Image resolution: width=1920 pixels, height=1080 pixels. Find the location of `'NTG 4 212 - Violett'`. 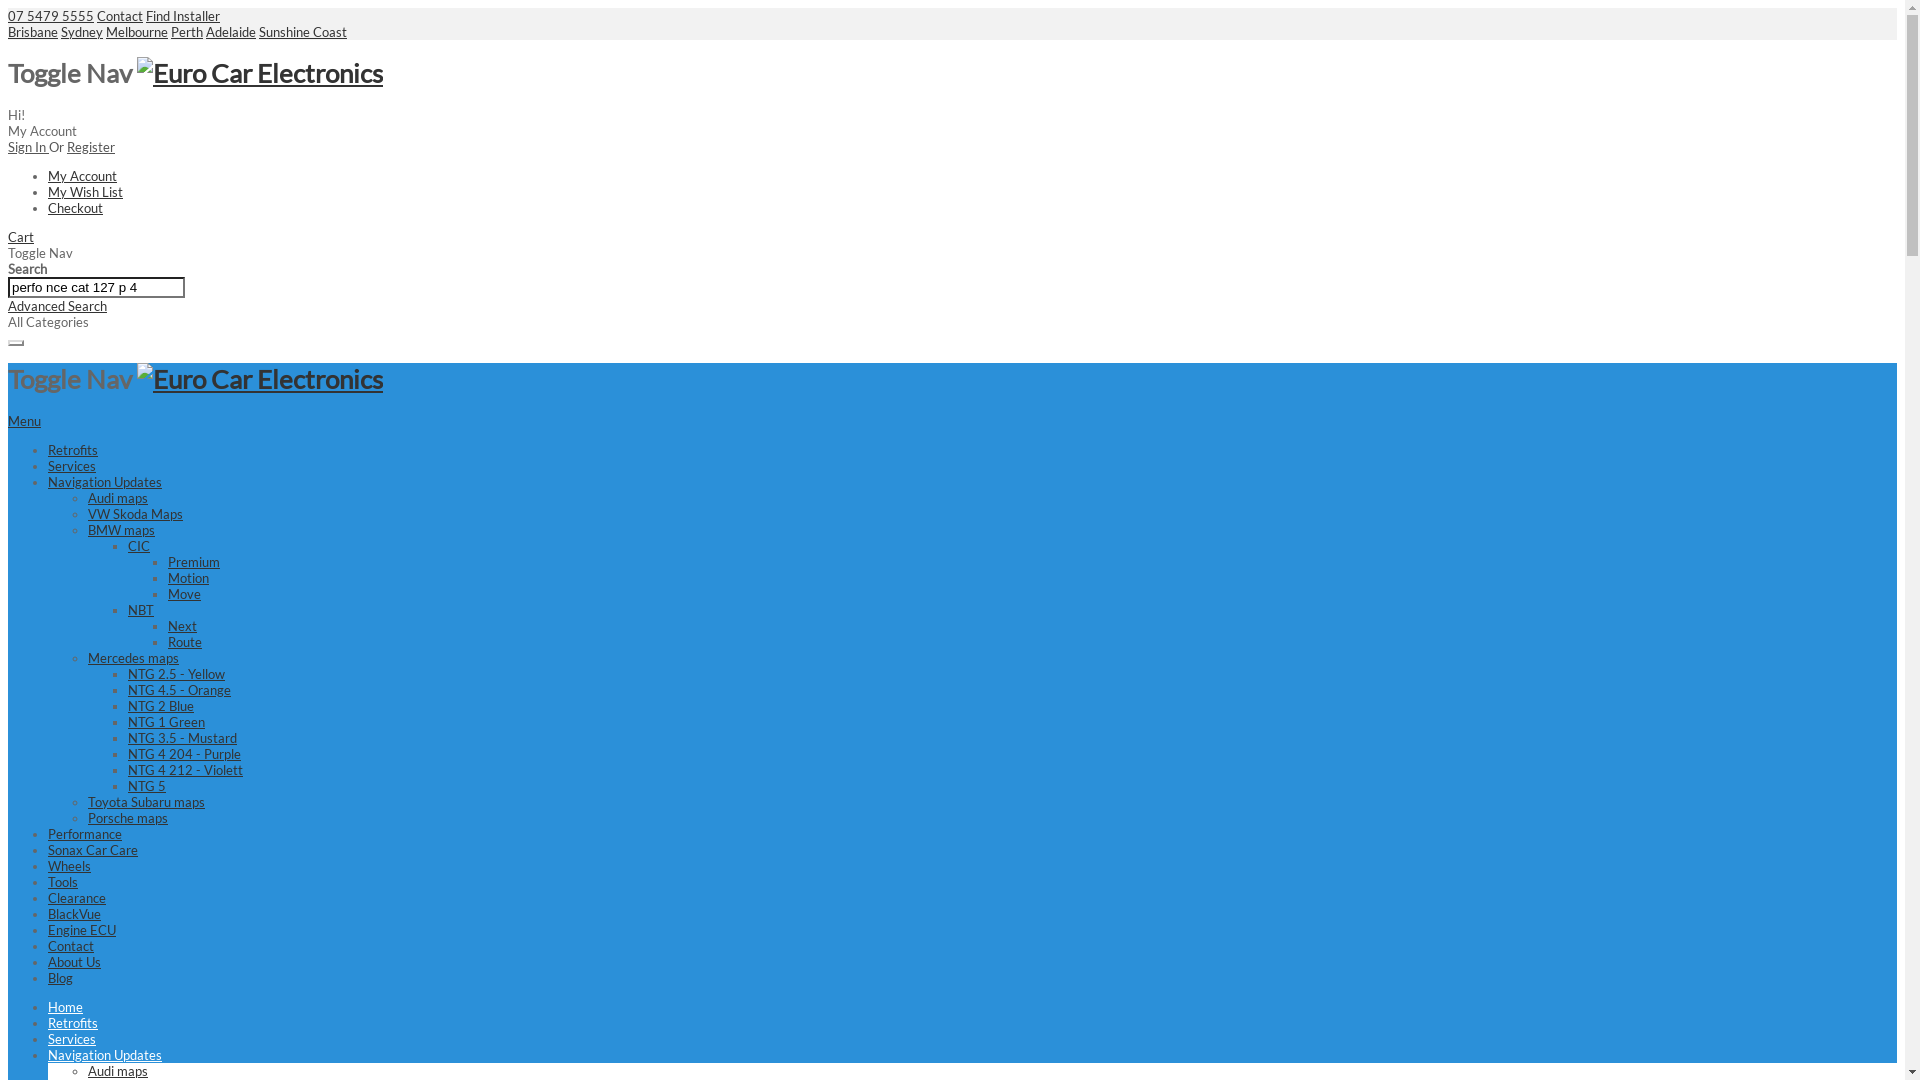

'NTG 4 212 - Violett' is located at coordinates (127, 769).